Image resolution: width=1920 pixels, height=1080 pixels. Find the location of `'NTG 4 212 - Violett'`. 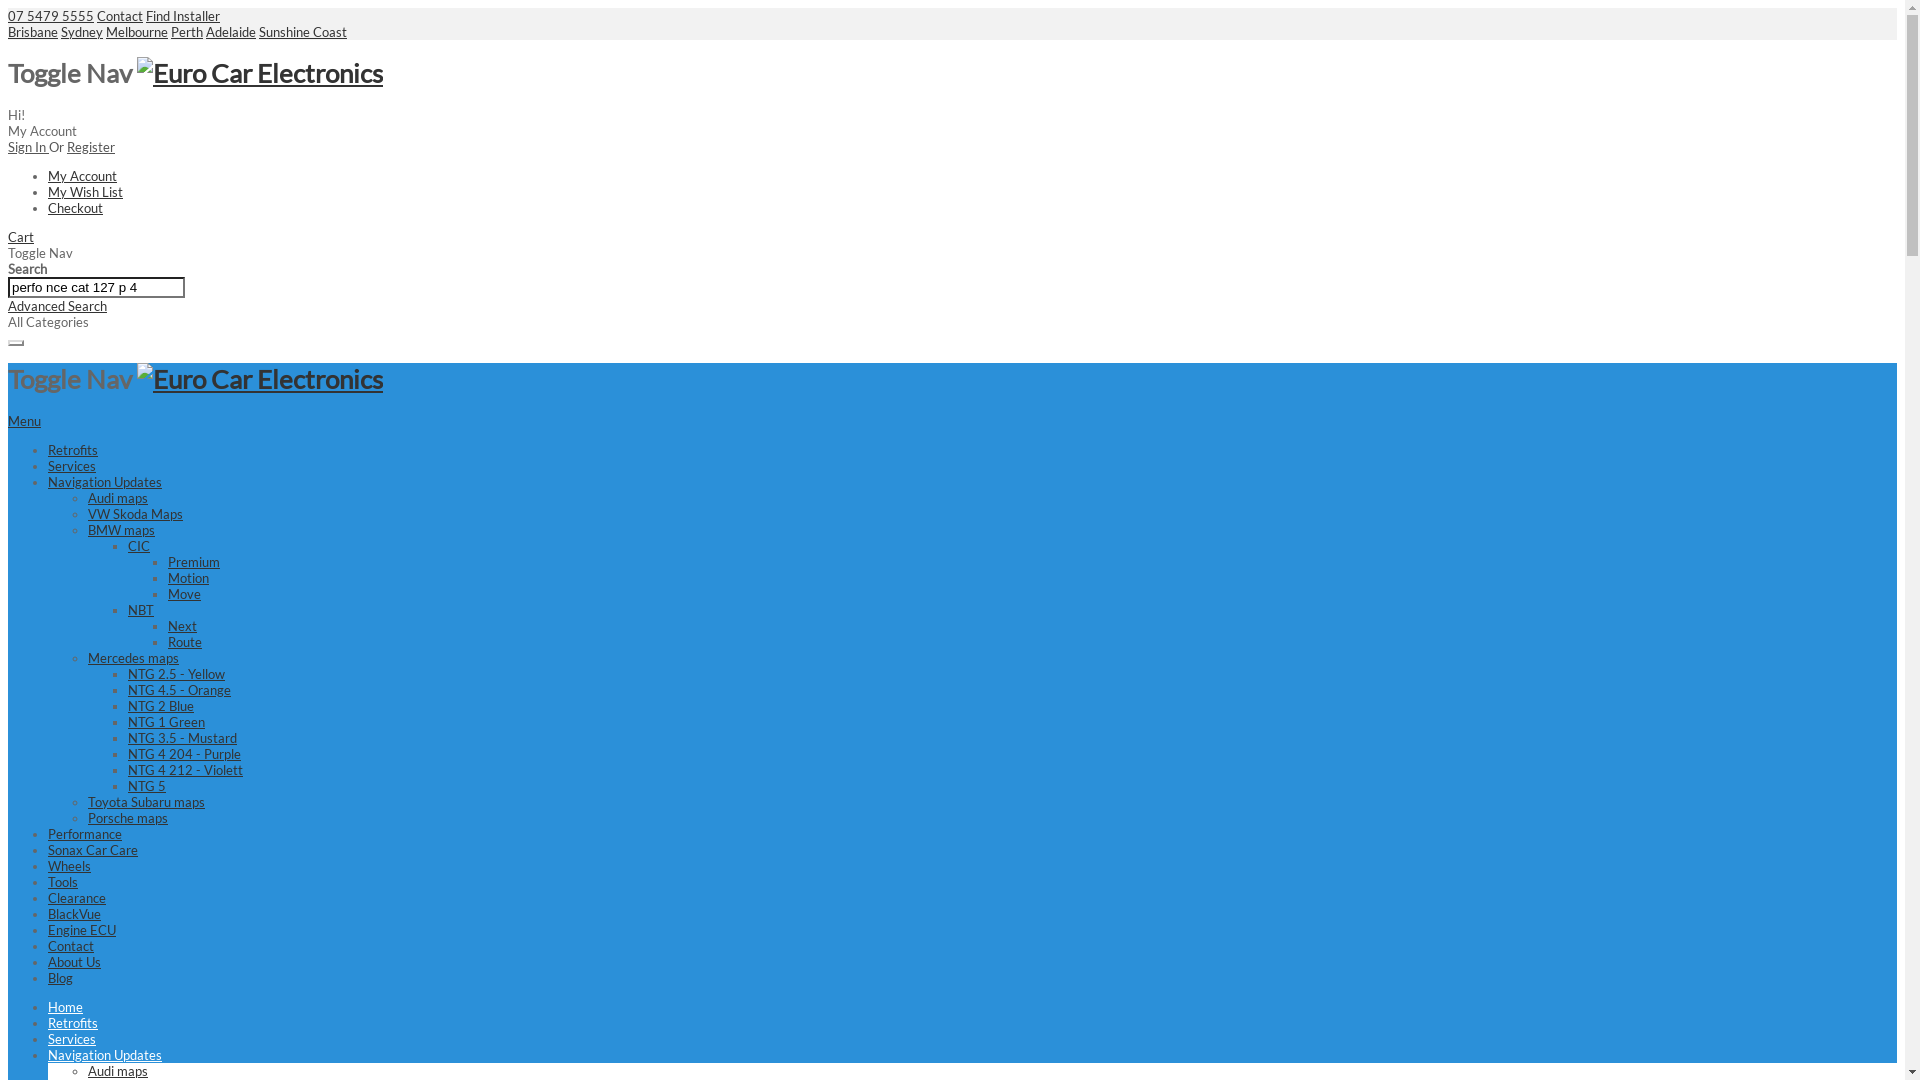

'NTG 4 212 - Violett' is located at coordinates (127, 769).